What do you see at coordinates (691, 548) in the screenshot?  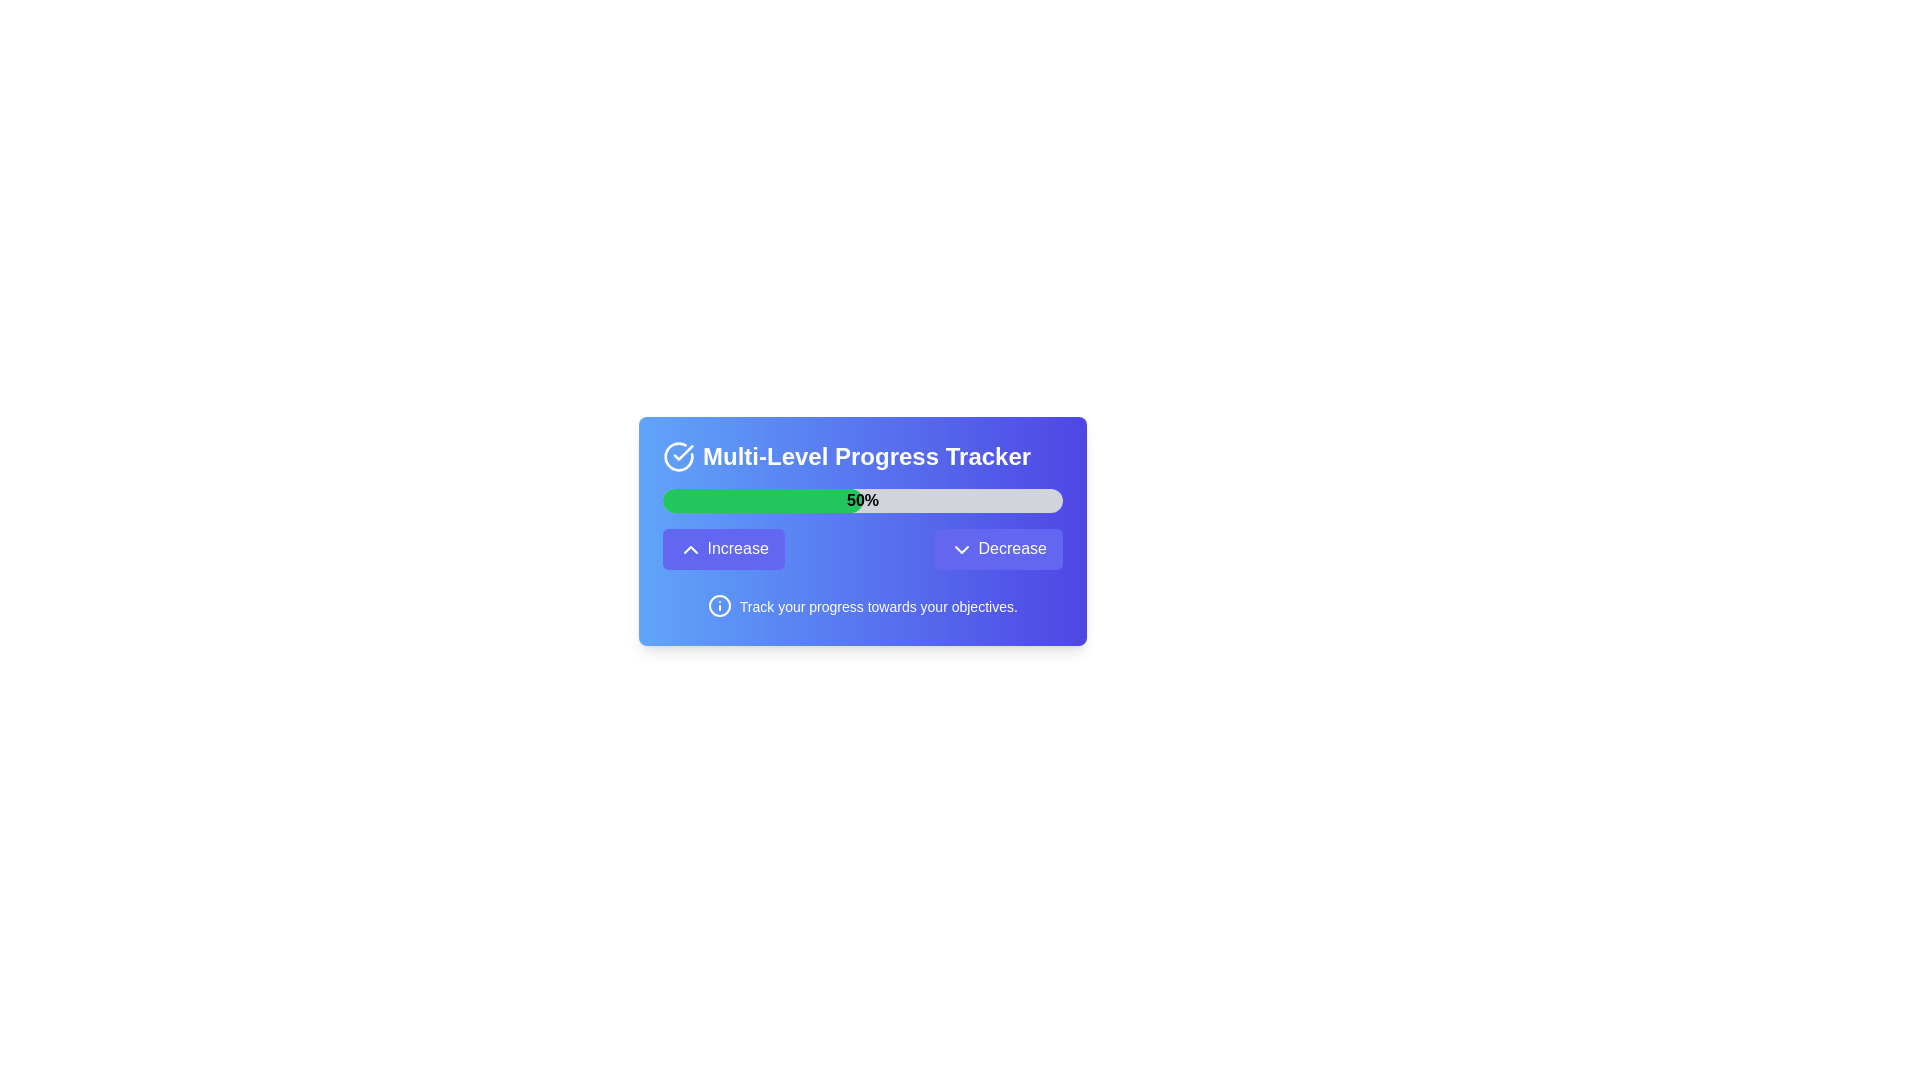 I see `the increase icon located within the 'Increase' button, positioned to the left of the 'Decrease' button and above the 'Track your progress' text` at bounding box center [691, 548].